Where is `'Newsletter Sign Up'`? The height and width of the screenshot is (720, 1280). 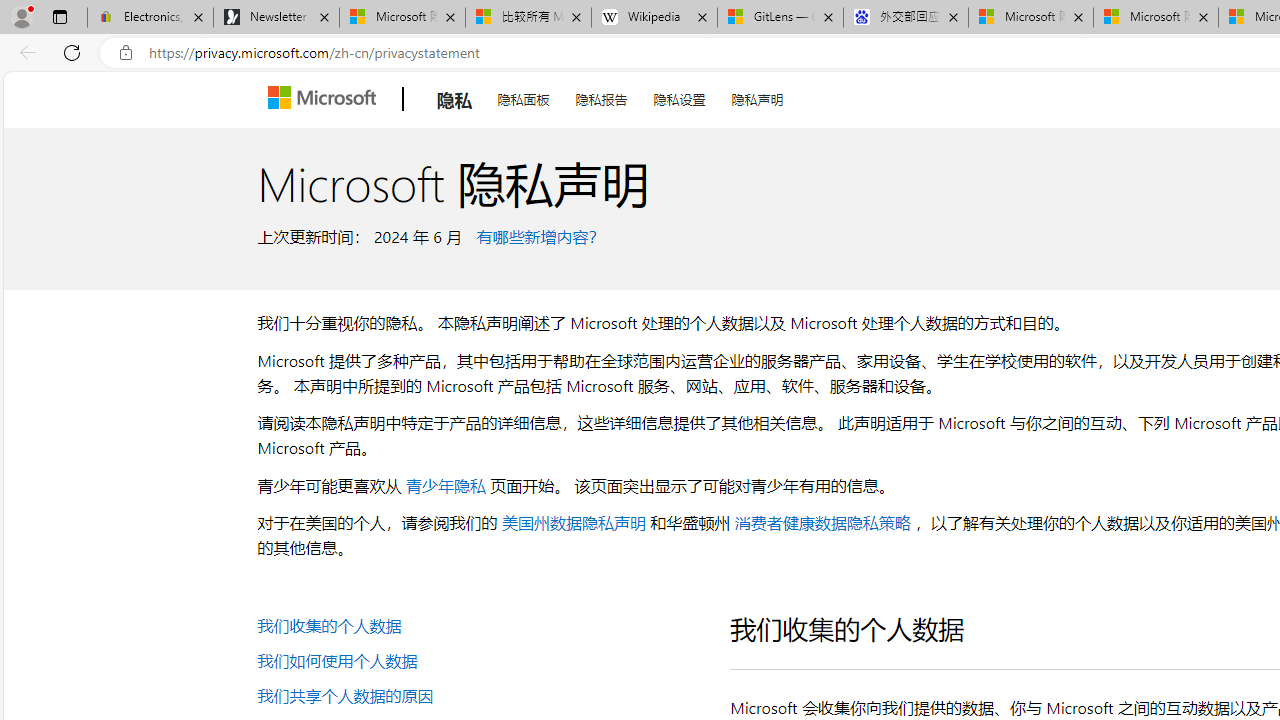
'Newsletter Sign Up' is located at coordinates (275, 17).